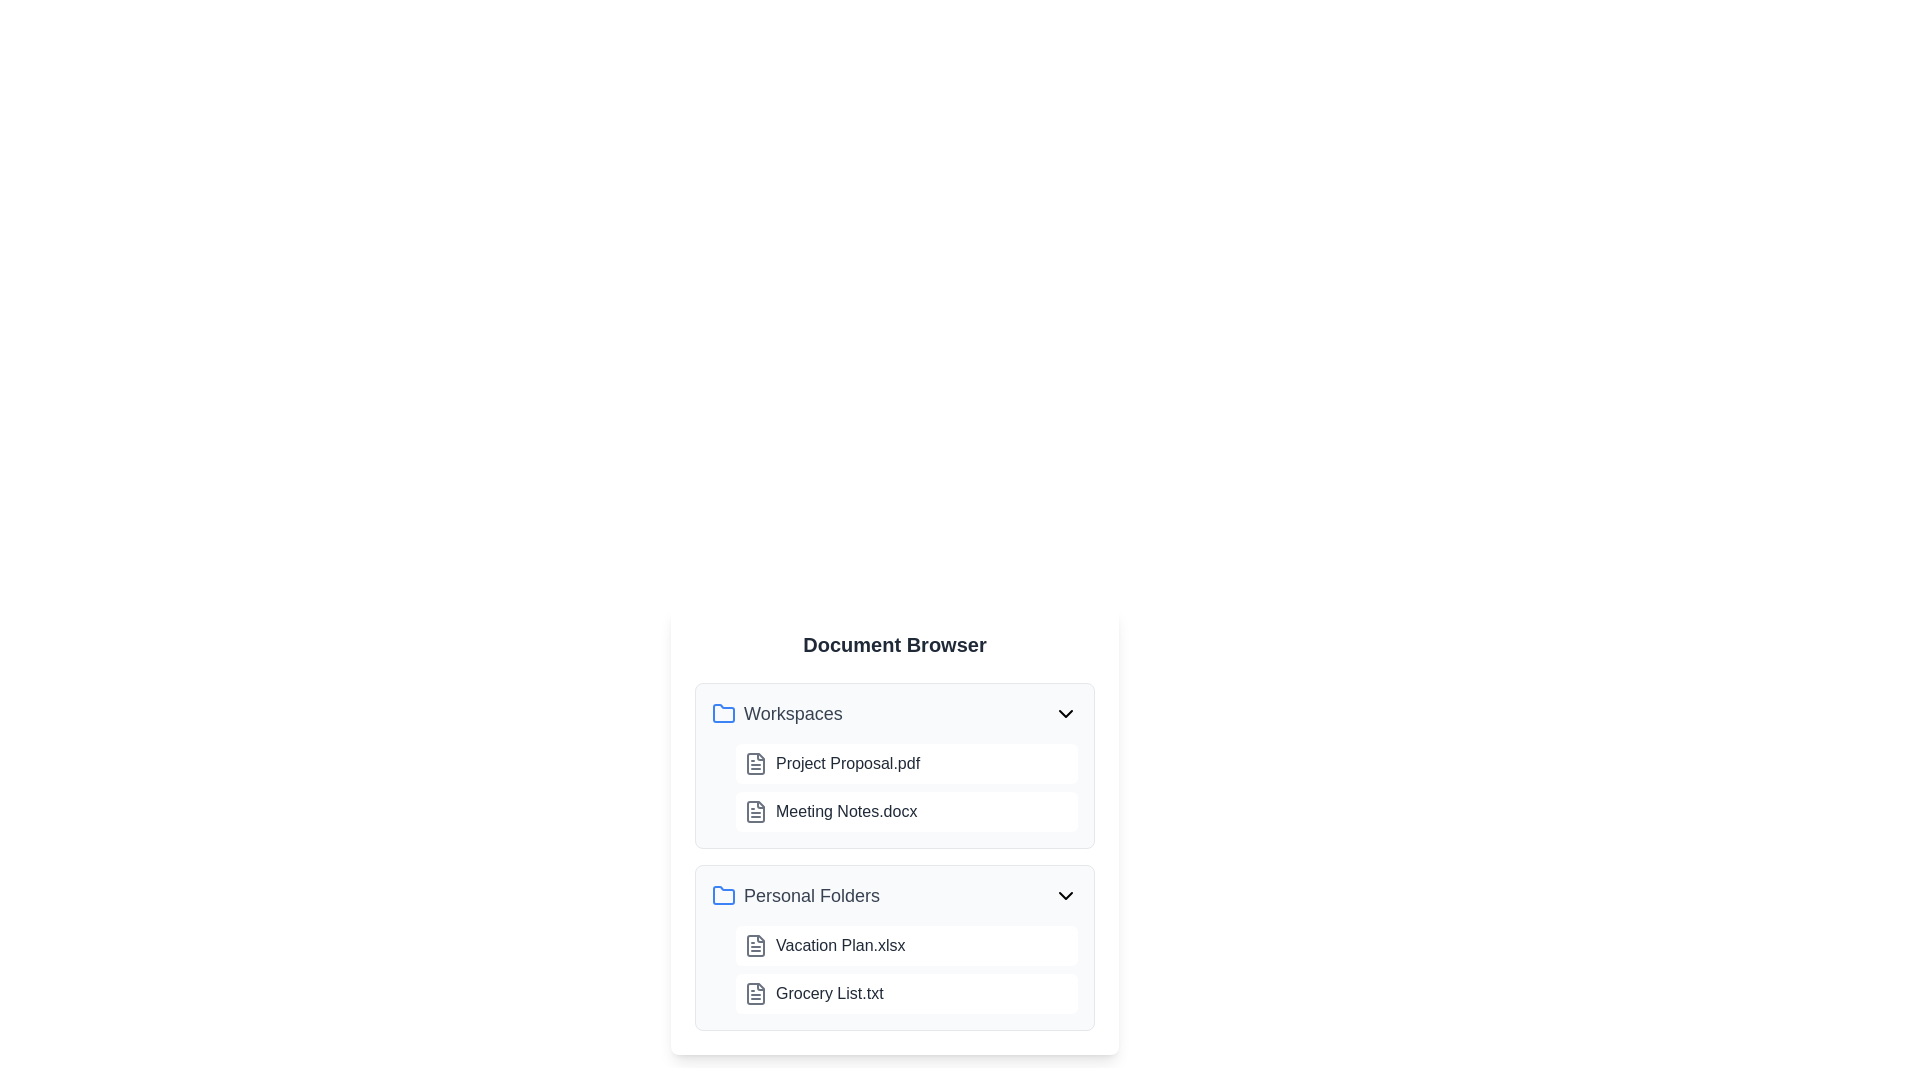 The image size is (1920, 1080). What do you see at coordinates (795, 894) in the screenshot?
I see `the title text of the folder entry in the 'Document Browser' panel` at bounding box center [795, 894].